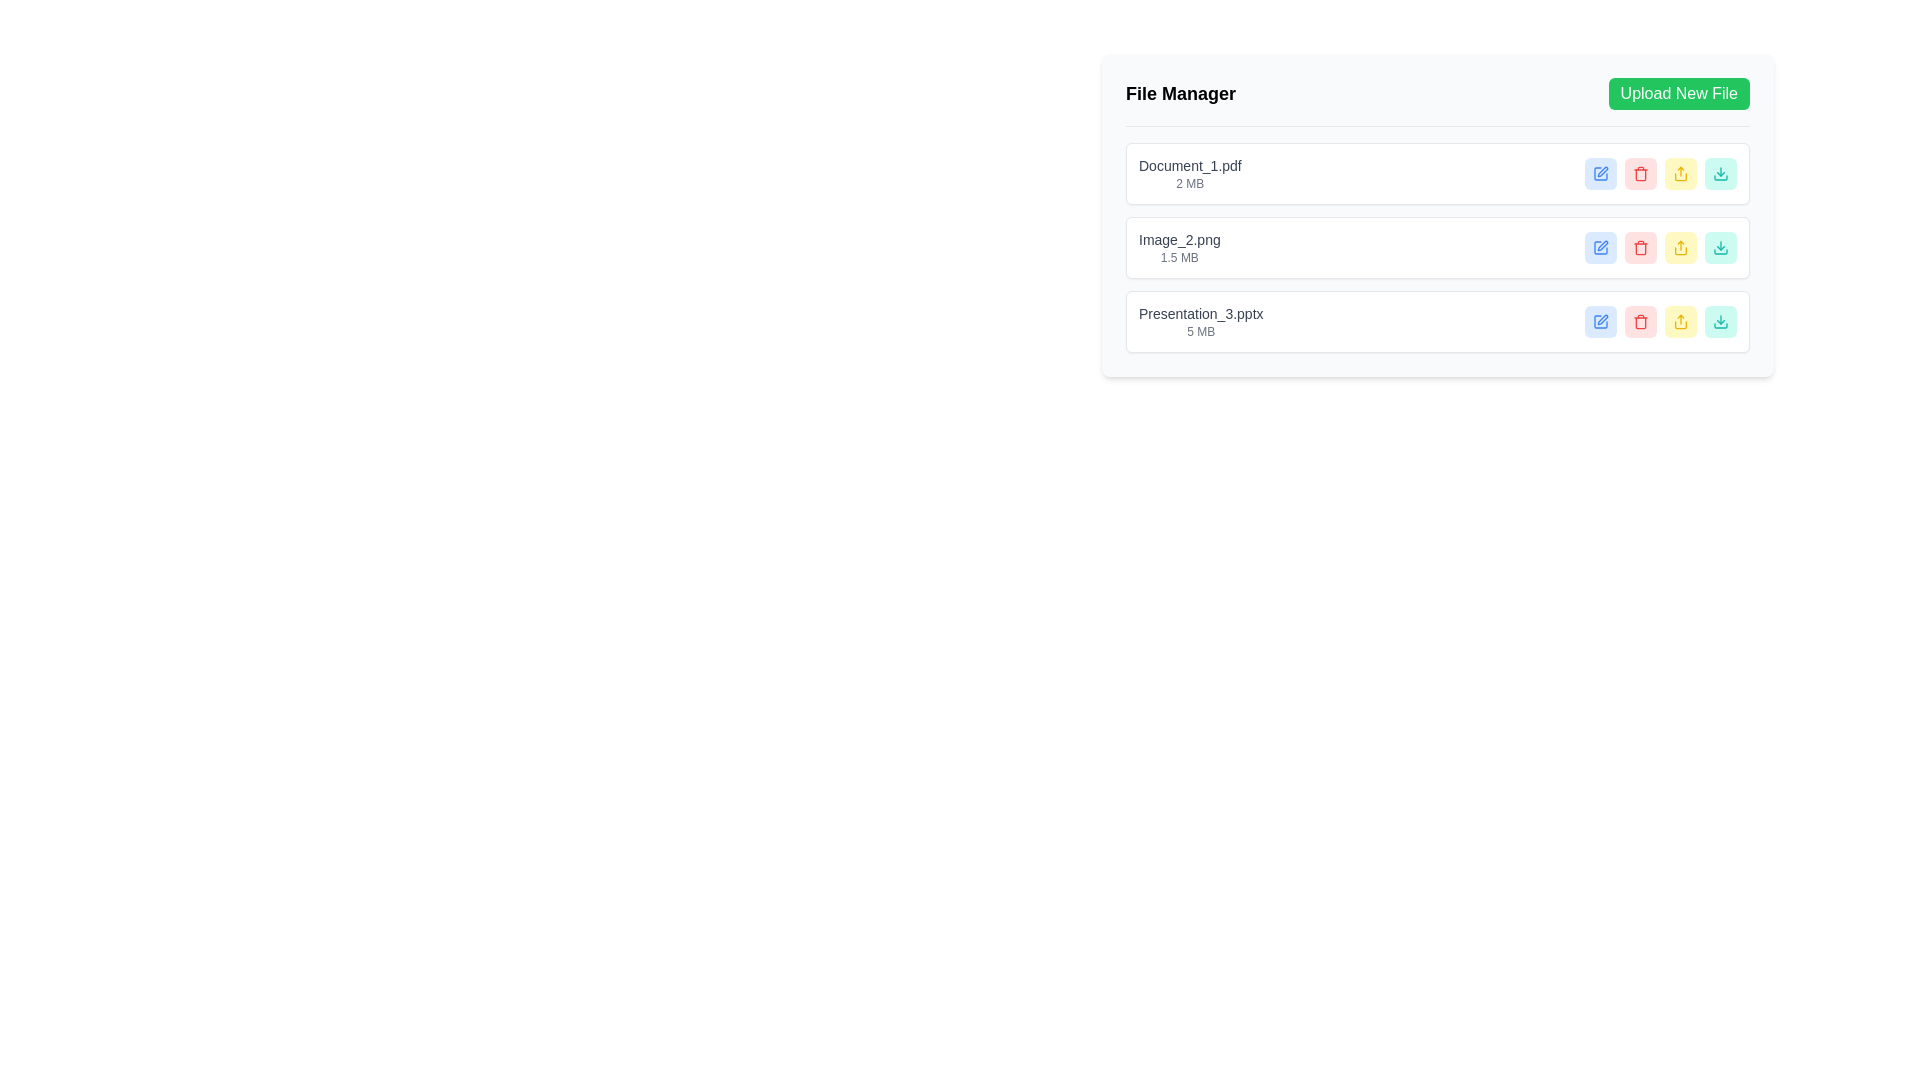  I want to click on the text label displaying 'Presentation_3.pptx' and '5 MB' in the File Manager interface, so click(1200, 320).